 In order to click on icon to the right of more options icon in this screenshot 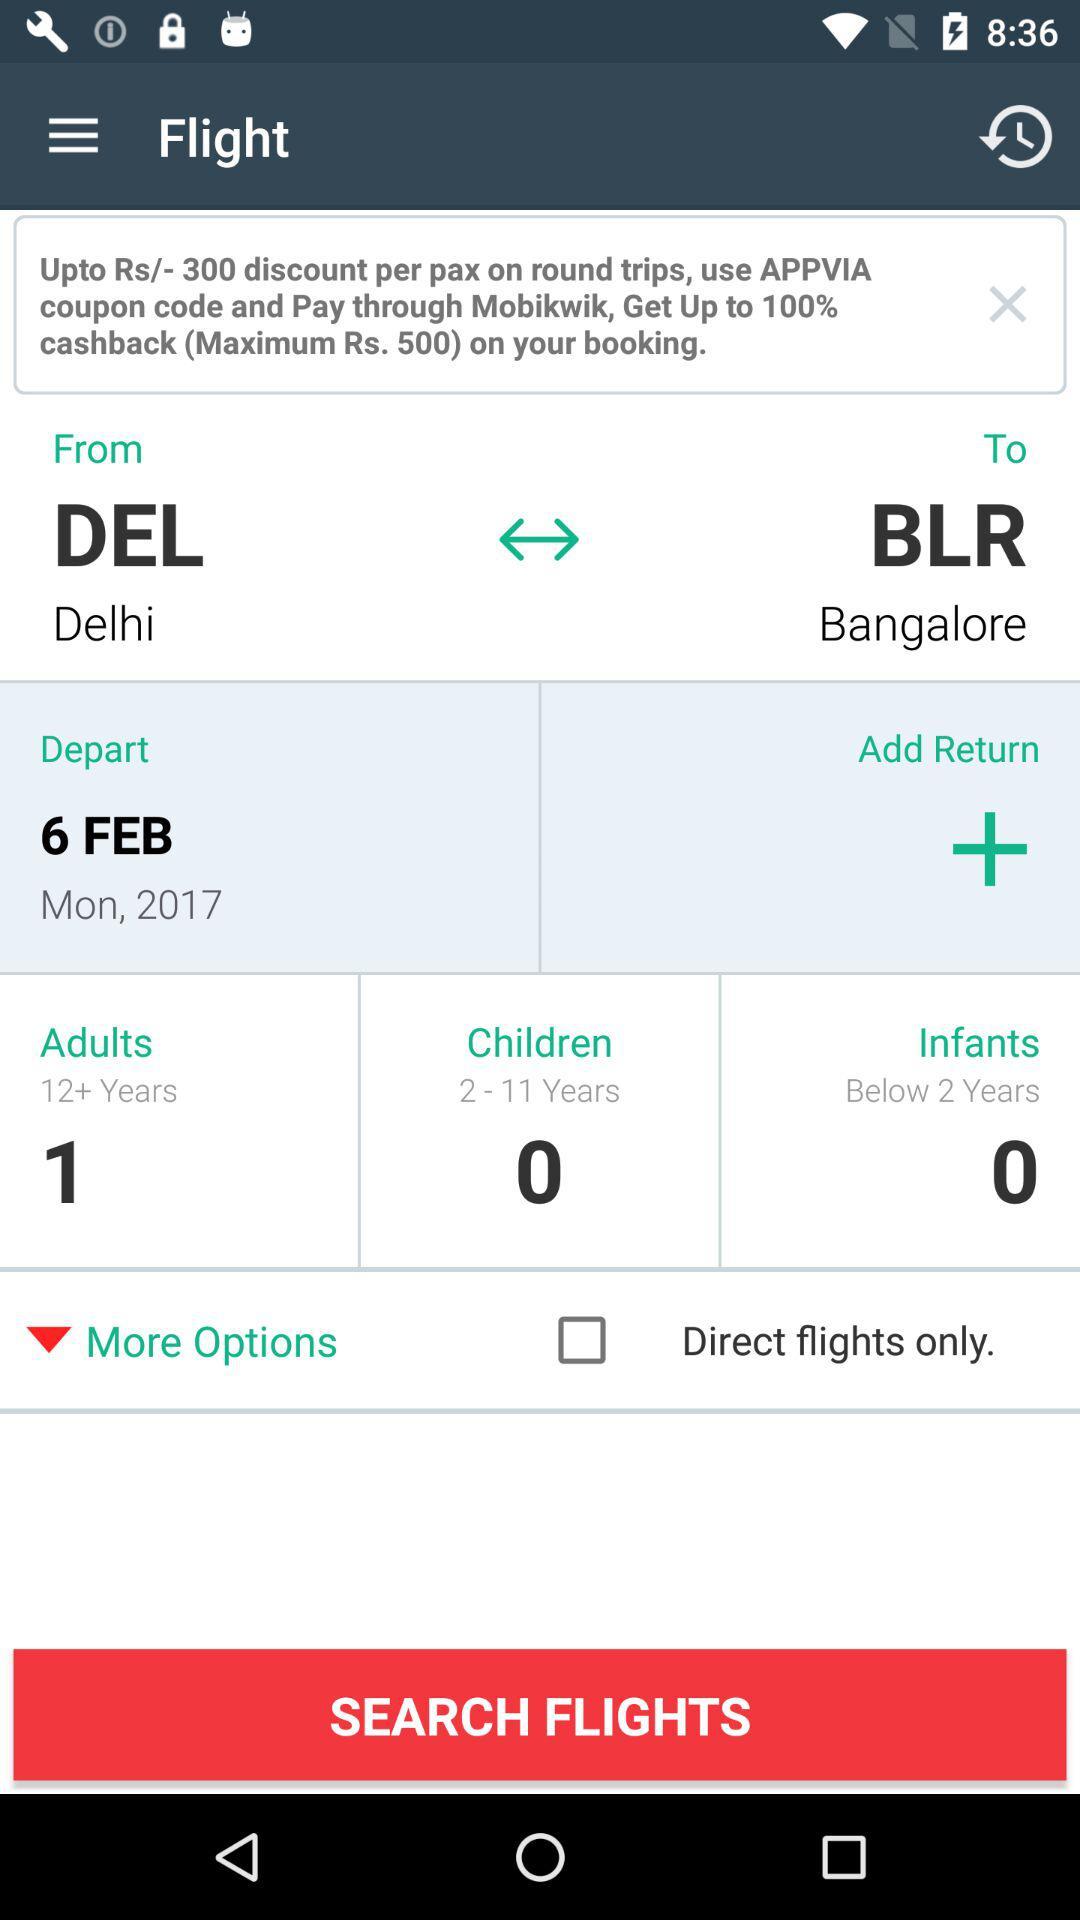, I will do `click(795, 1340)`.